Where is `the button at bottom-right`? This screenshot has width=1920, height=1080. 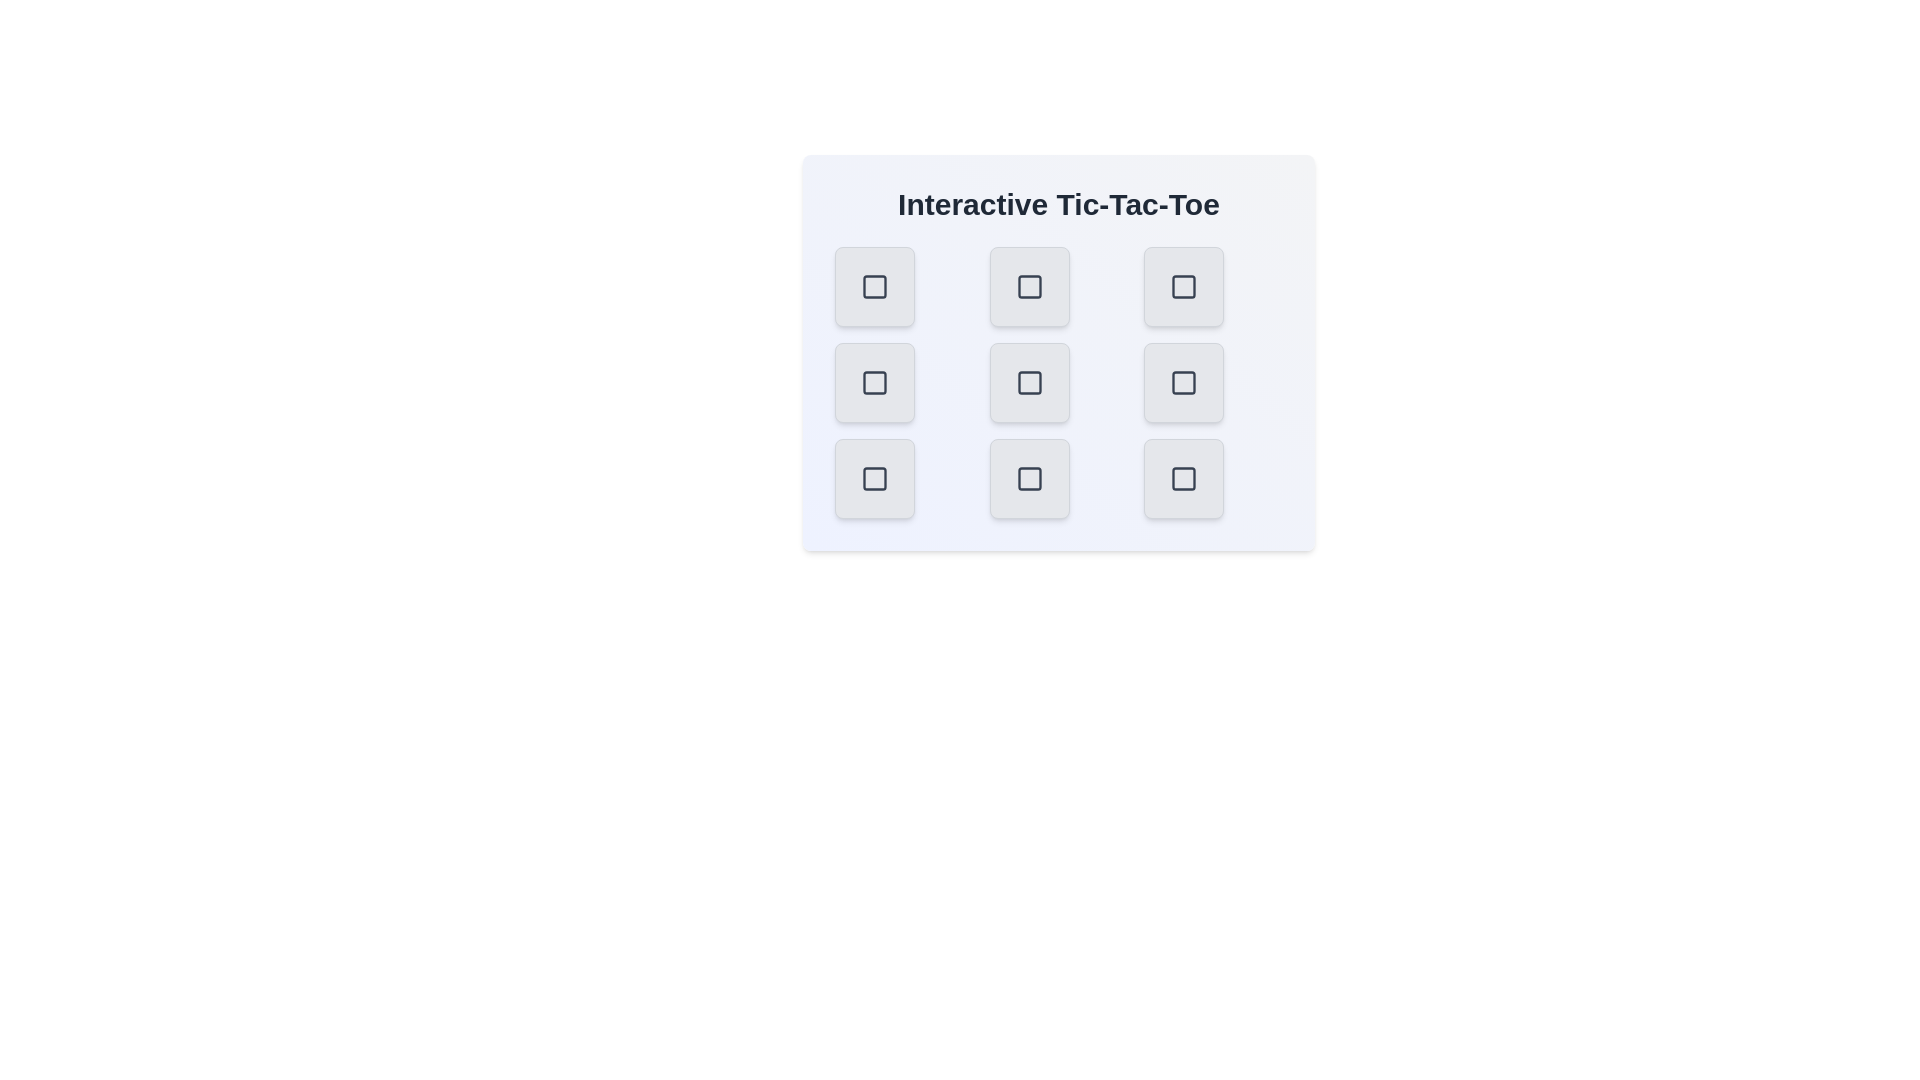
the button at bottom-right is located at coordinates (1184, 478).